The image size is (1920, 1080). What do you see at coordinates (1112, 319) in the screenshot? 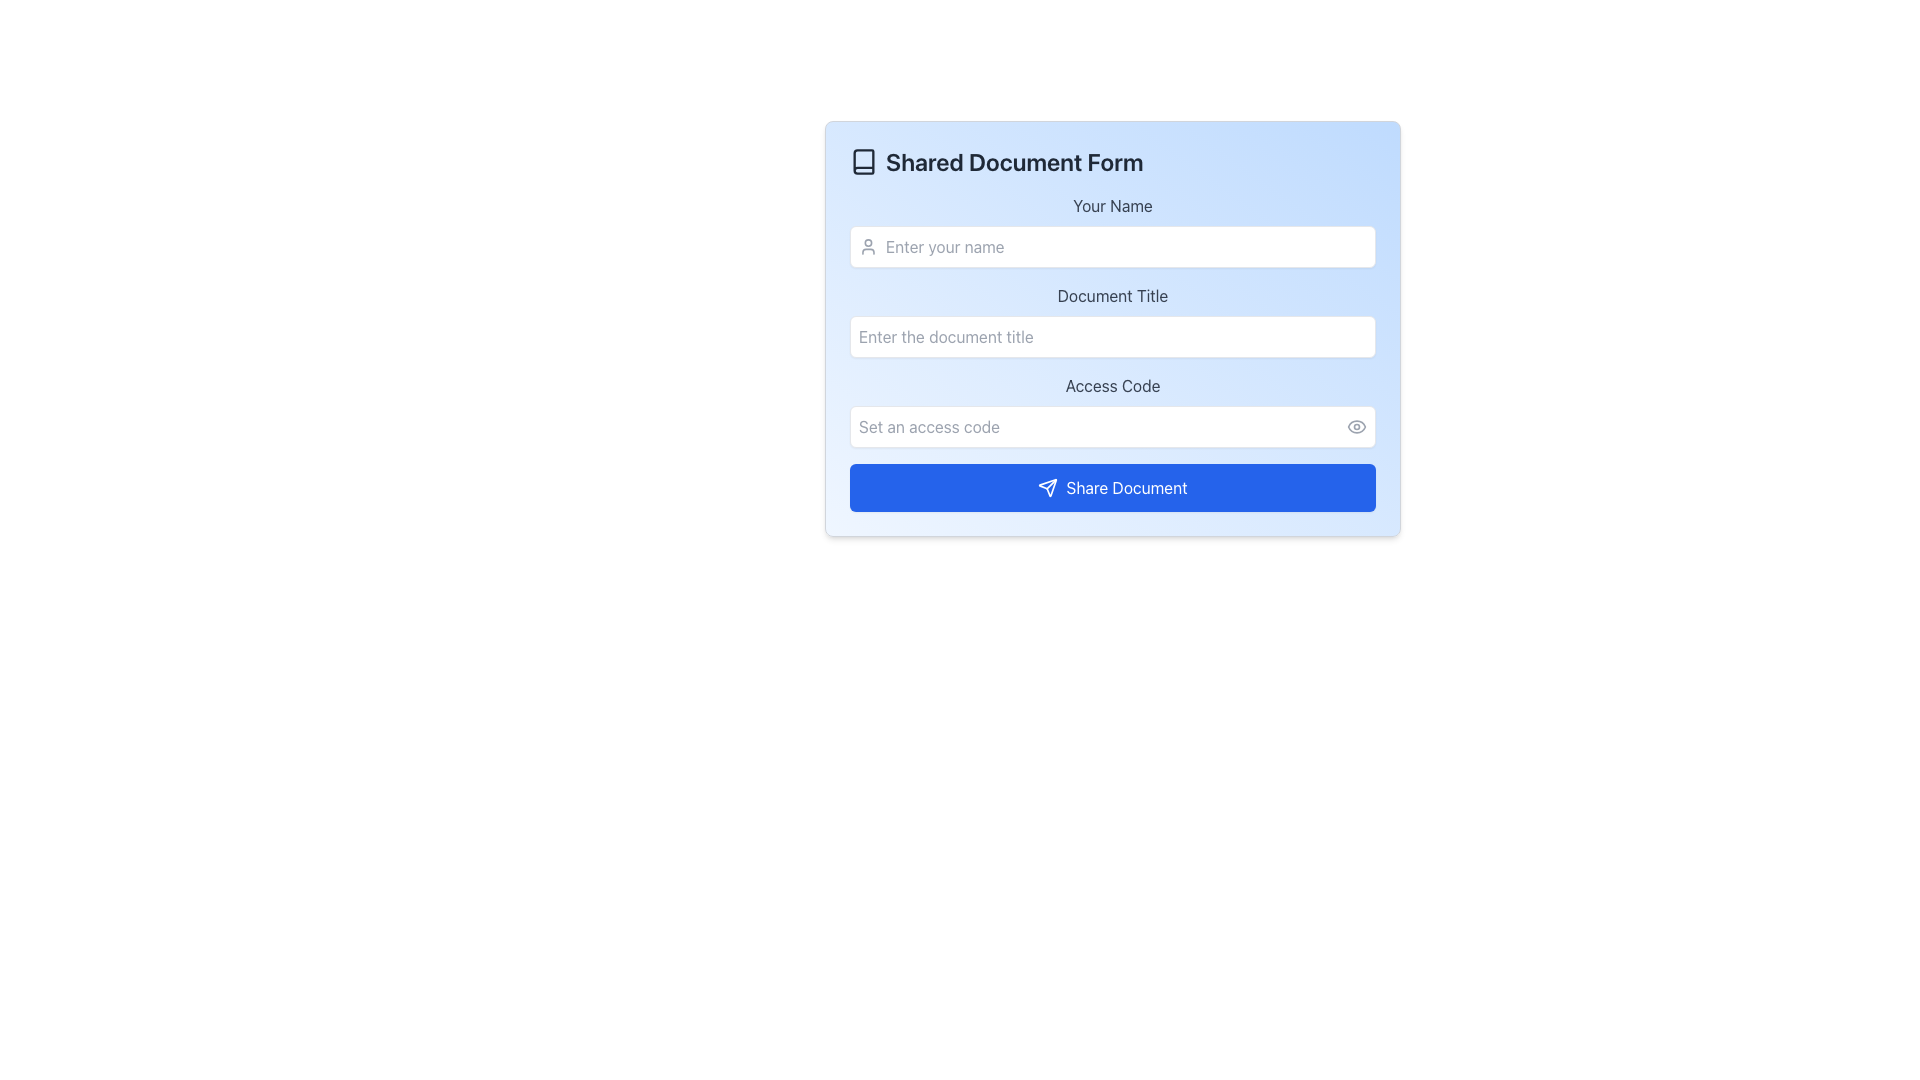
I see `into the Text Input Field for Document Title to focus and type` at bounding box center [1112, 319].